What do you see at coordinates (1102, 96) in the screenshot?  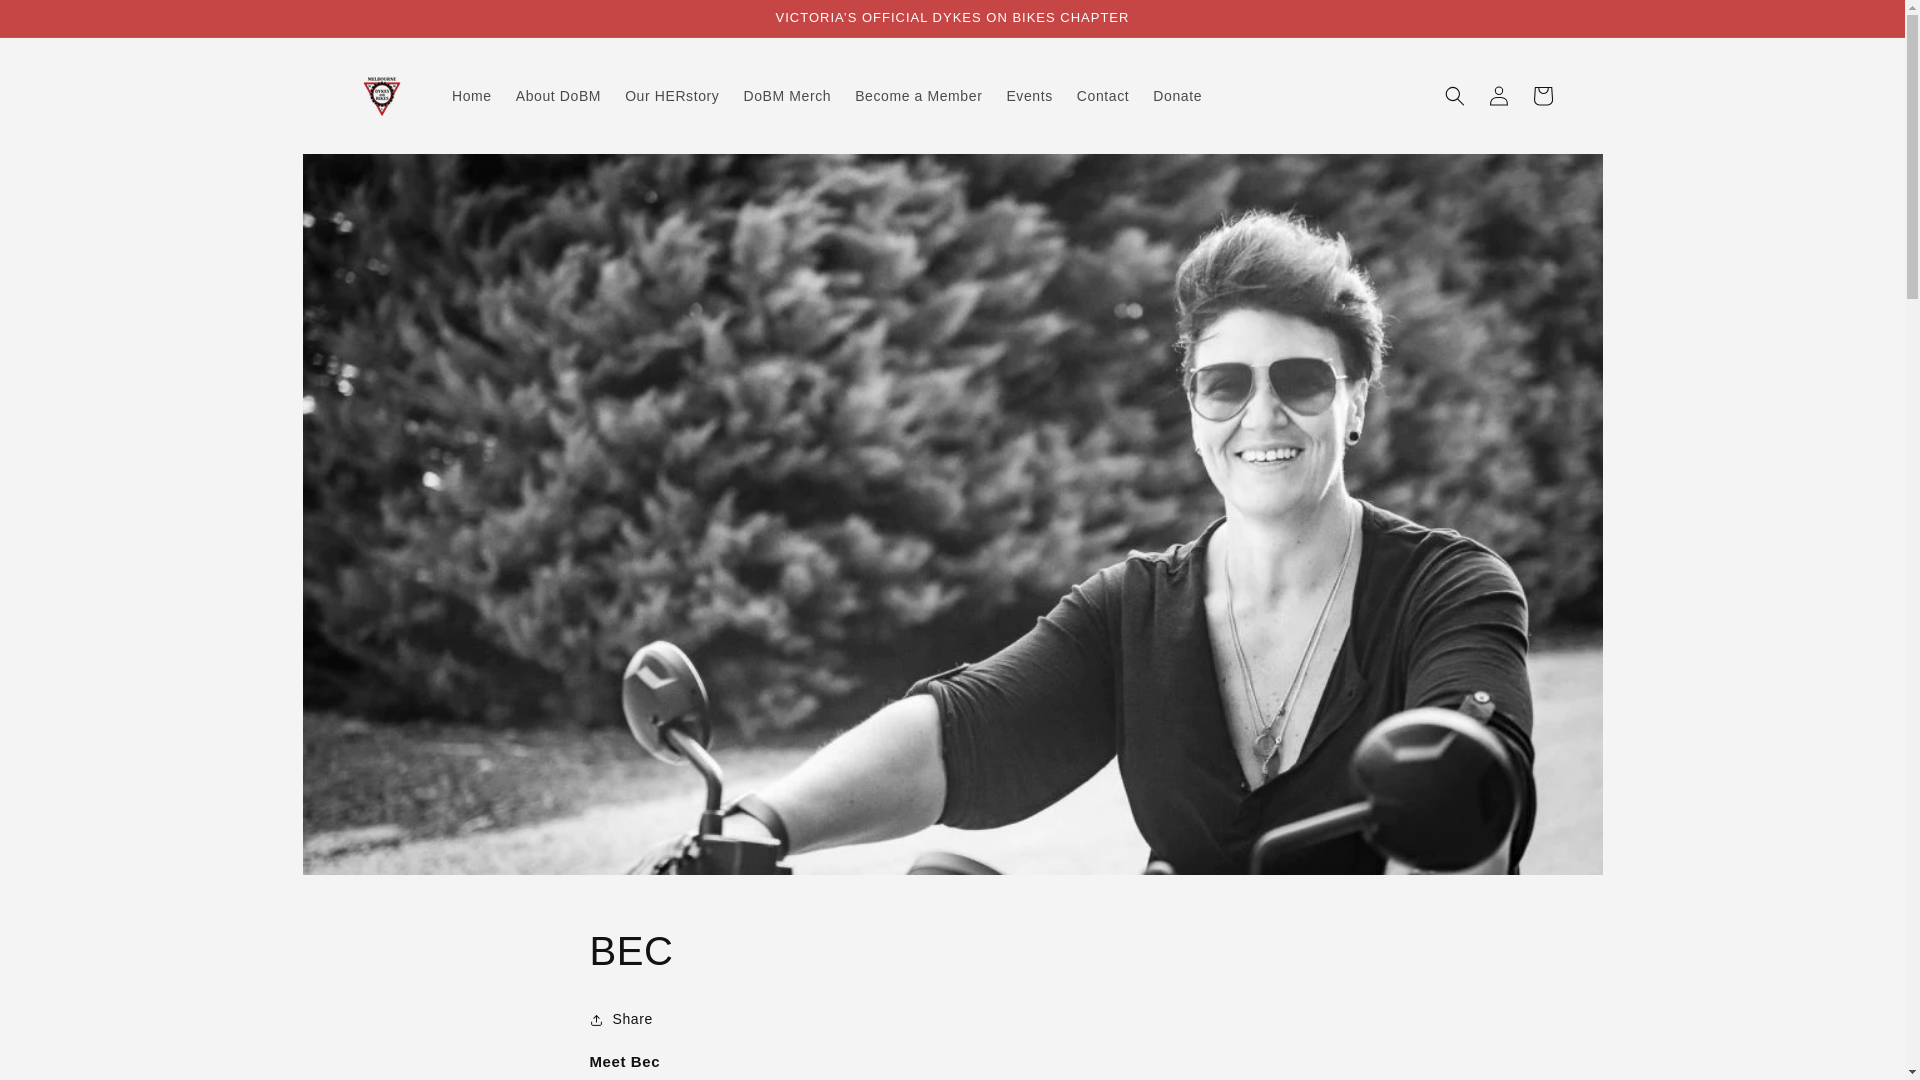 I see `'Contact'` at bounding box center [1102, 96].